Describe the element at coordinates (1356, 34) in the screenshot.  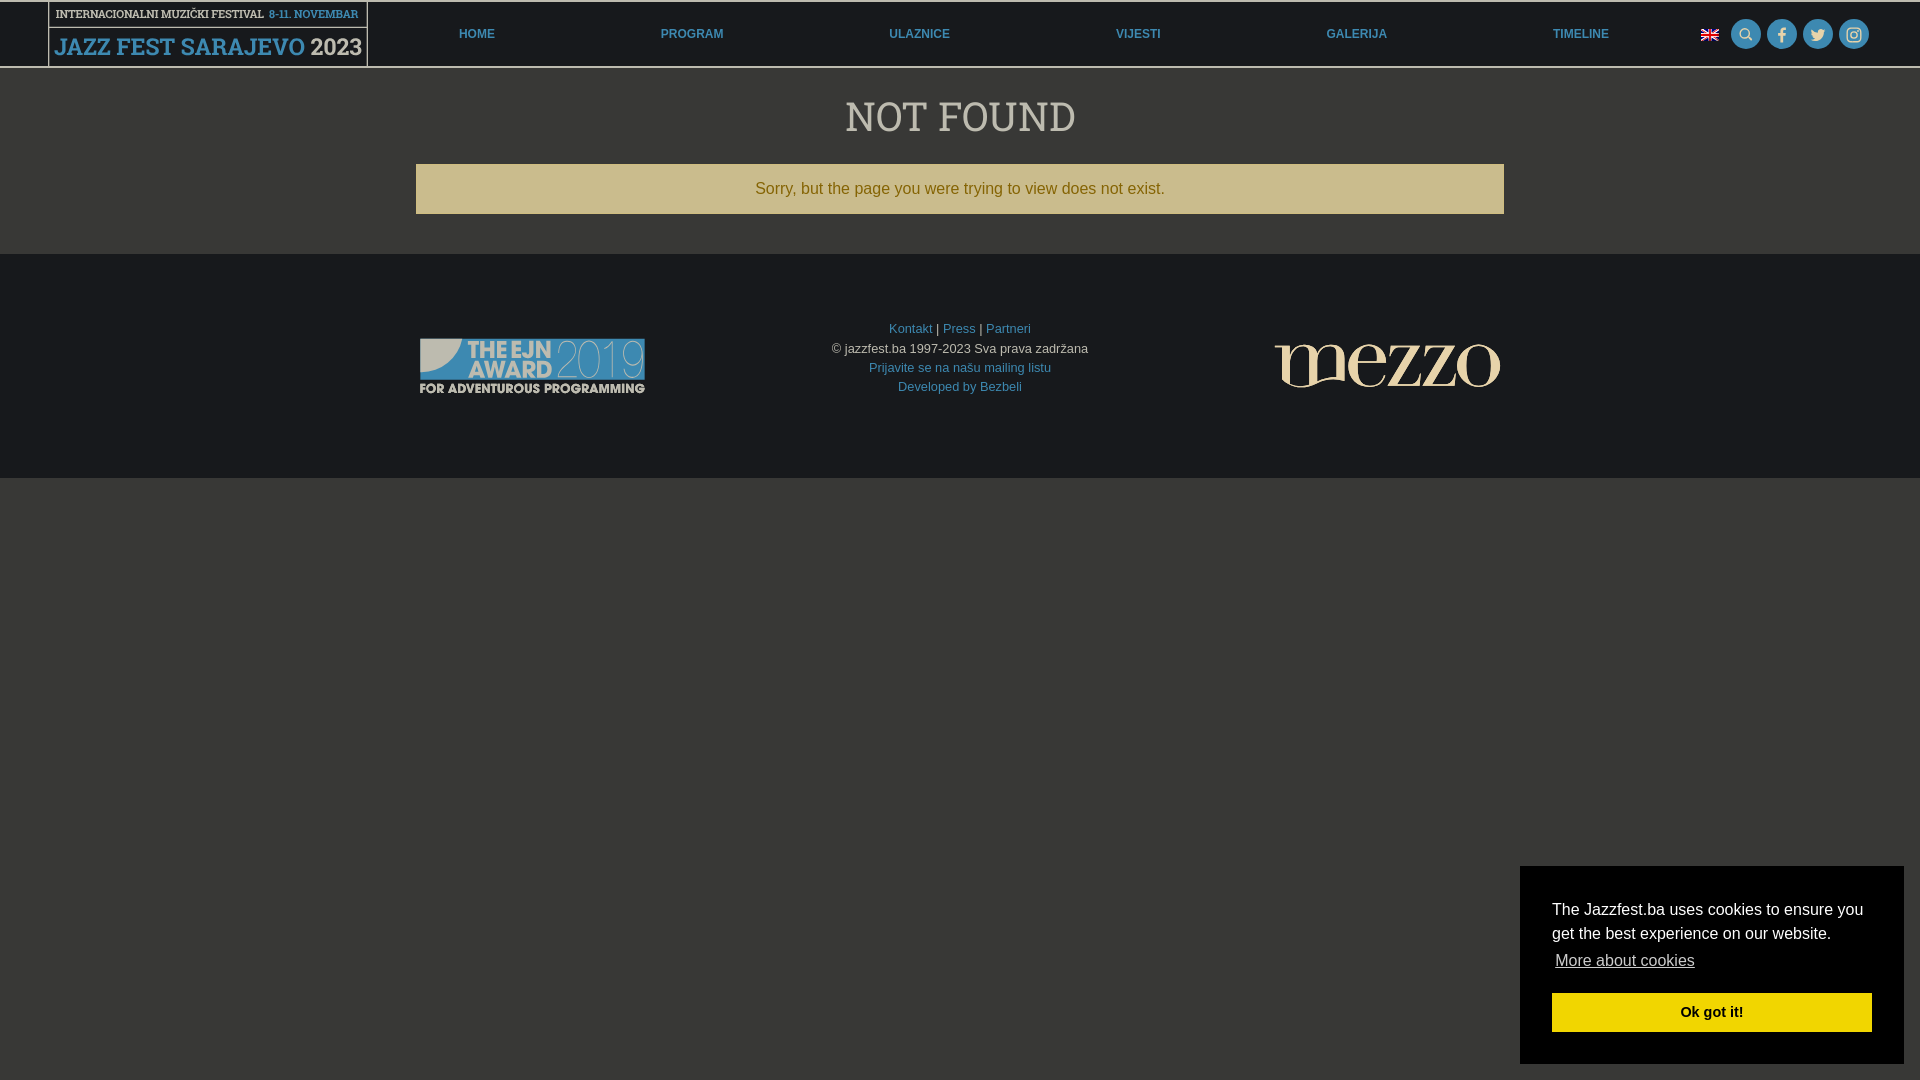
I see `'GALERIJA'` at that location.